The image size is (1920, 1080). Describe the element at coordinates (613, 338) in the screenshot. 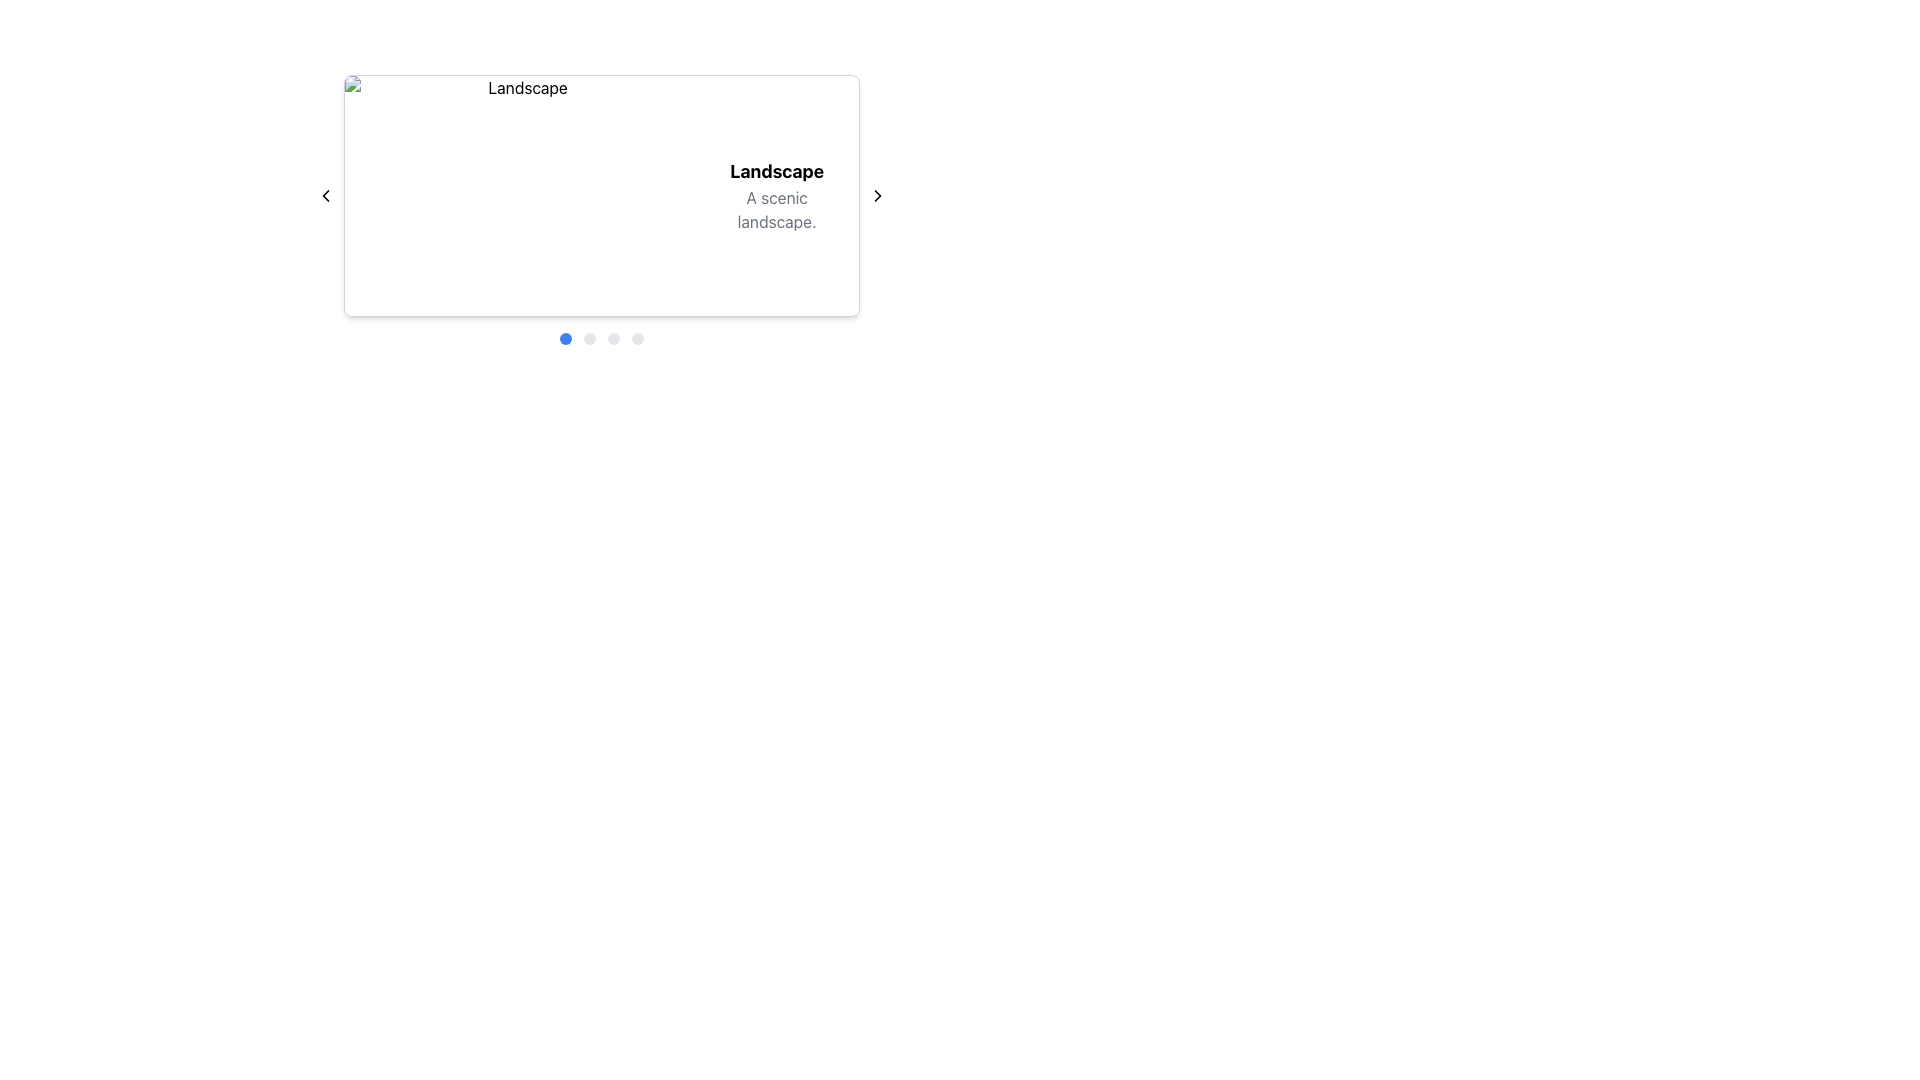

I see `the third navigation dot of the carousel` at that location.